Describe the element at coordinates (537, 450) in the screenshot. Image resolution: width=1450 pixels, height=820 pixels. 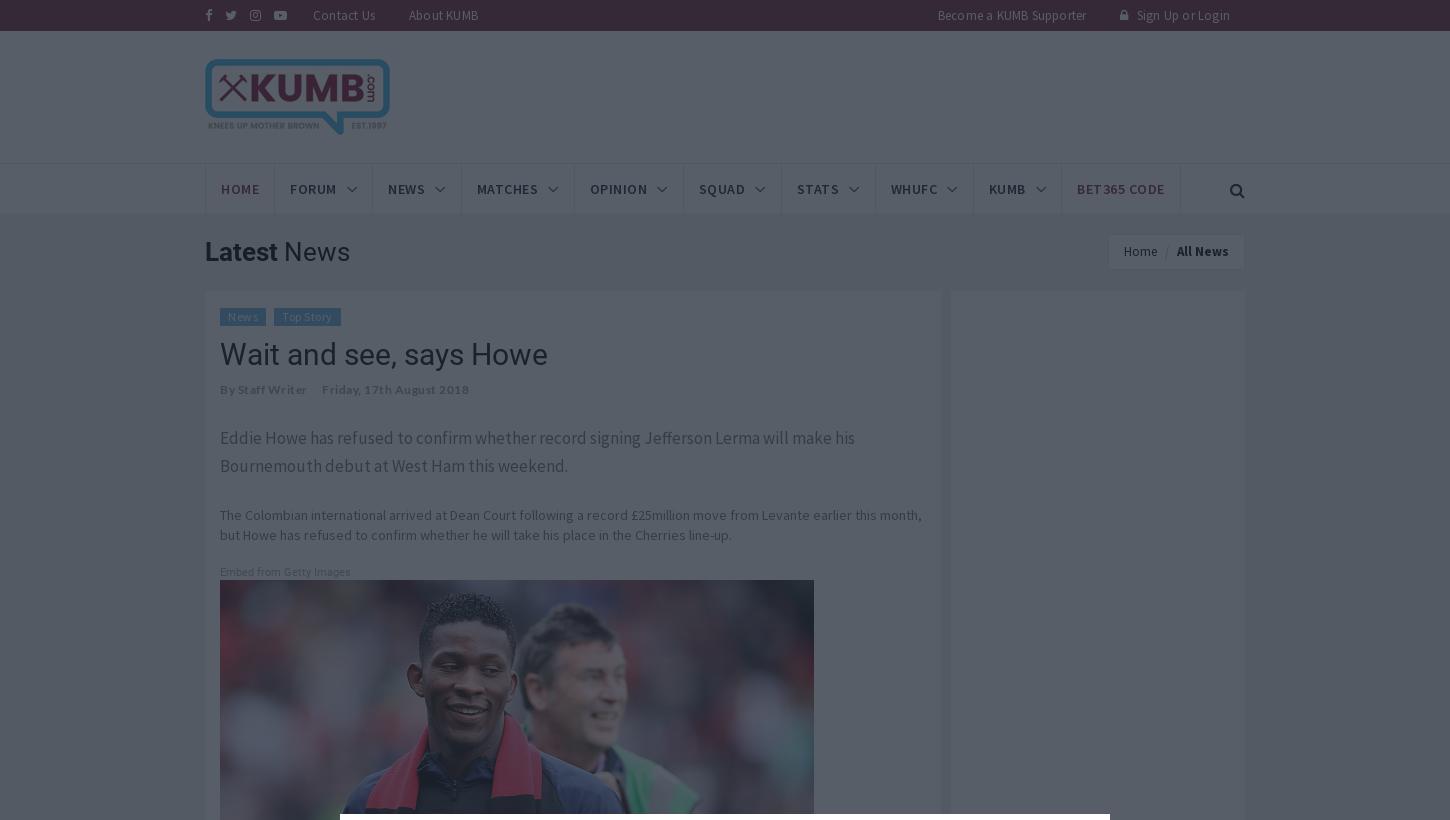
I see `'Eddie Howe has refused to confirm whether record signing Jefferson Lerma will make his Bournemouth debut at West Ham this weekend.'` at that location.